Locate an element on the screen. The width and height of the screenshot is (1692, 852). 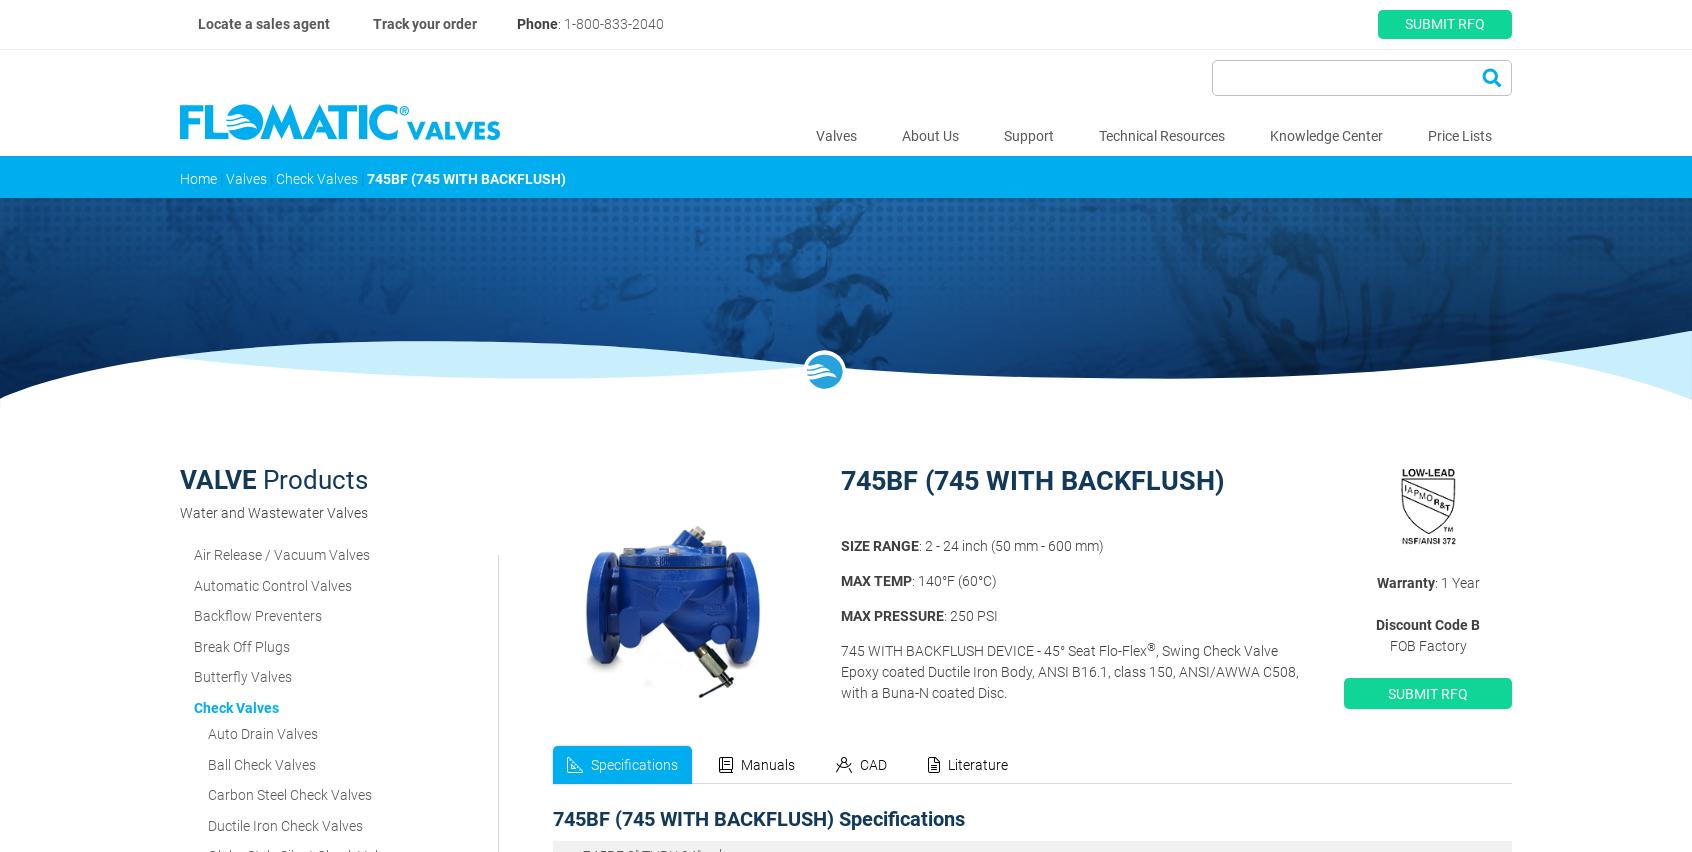
'Quarter Turn Ball Valves' is located at coordinates (192, 747).